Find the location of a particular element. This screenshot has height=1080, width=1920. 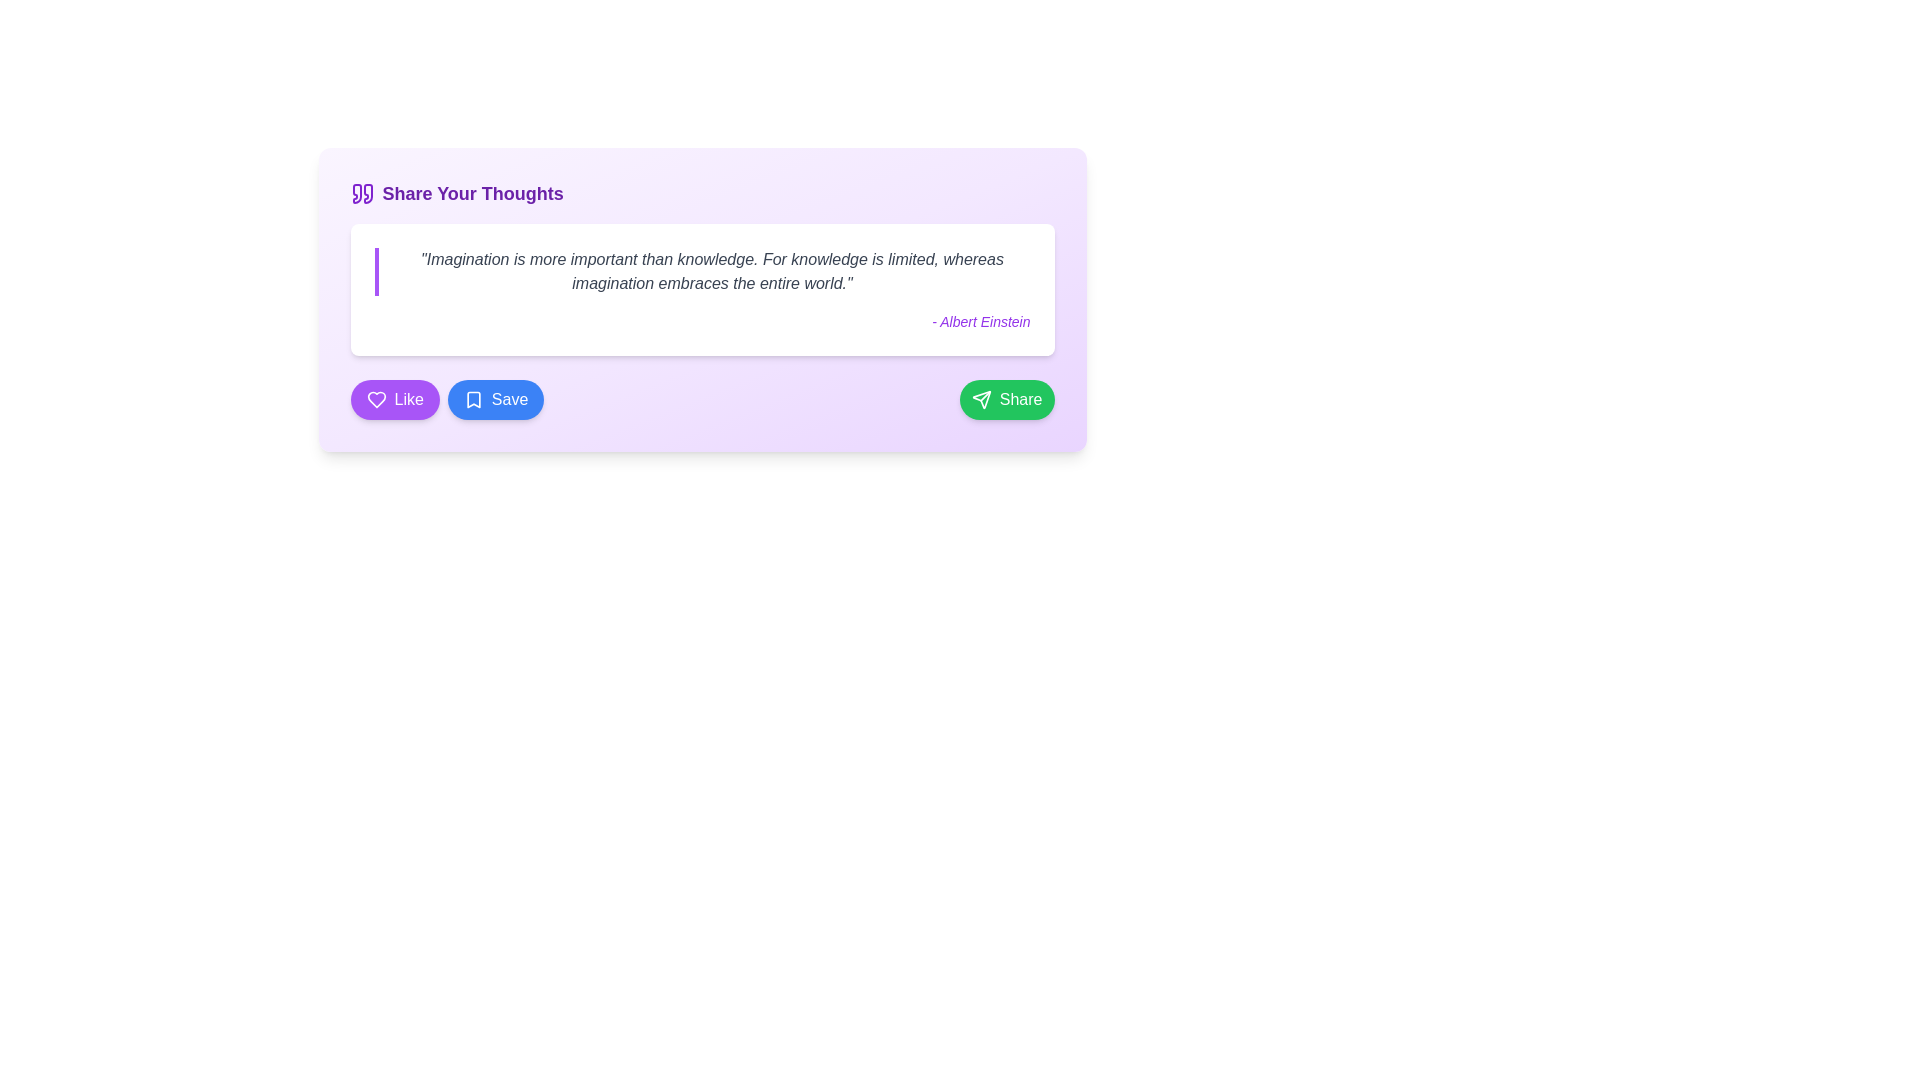

the share button located on the far-right side of the button group, which includes 'Like' on the left and 'Save' in the center is located at coordinates (1007, 400).